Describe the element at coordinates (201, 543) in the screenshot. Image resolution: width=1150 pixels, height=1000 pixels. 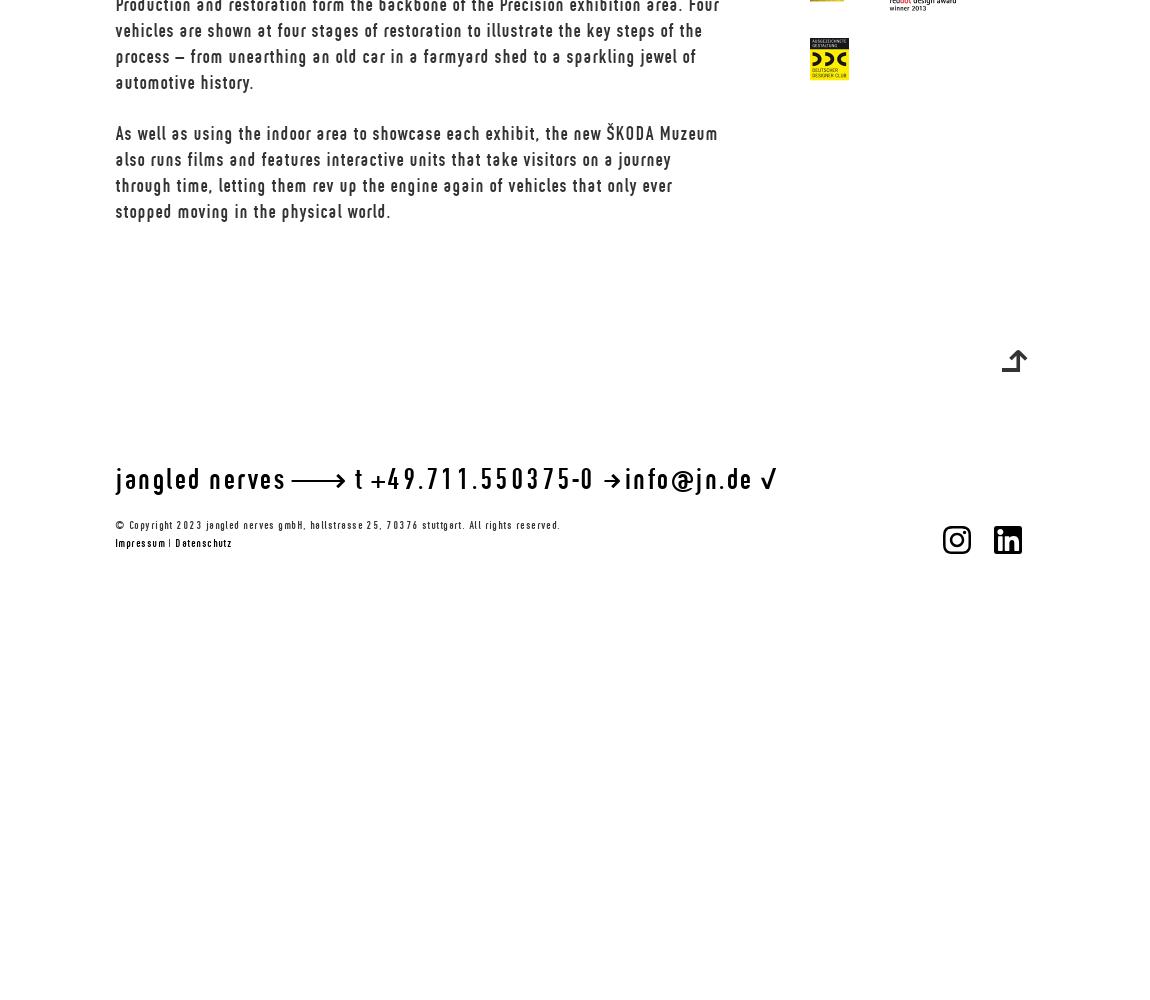
I see `'Datenschutz'` at that location.